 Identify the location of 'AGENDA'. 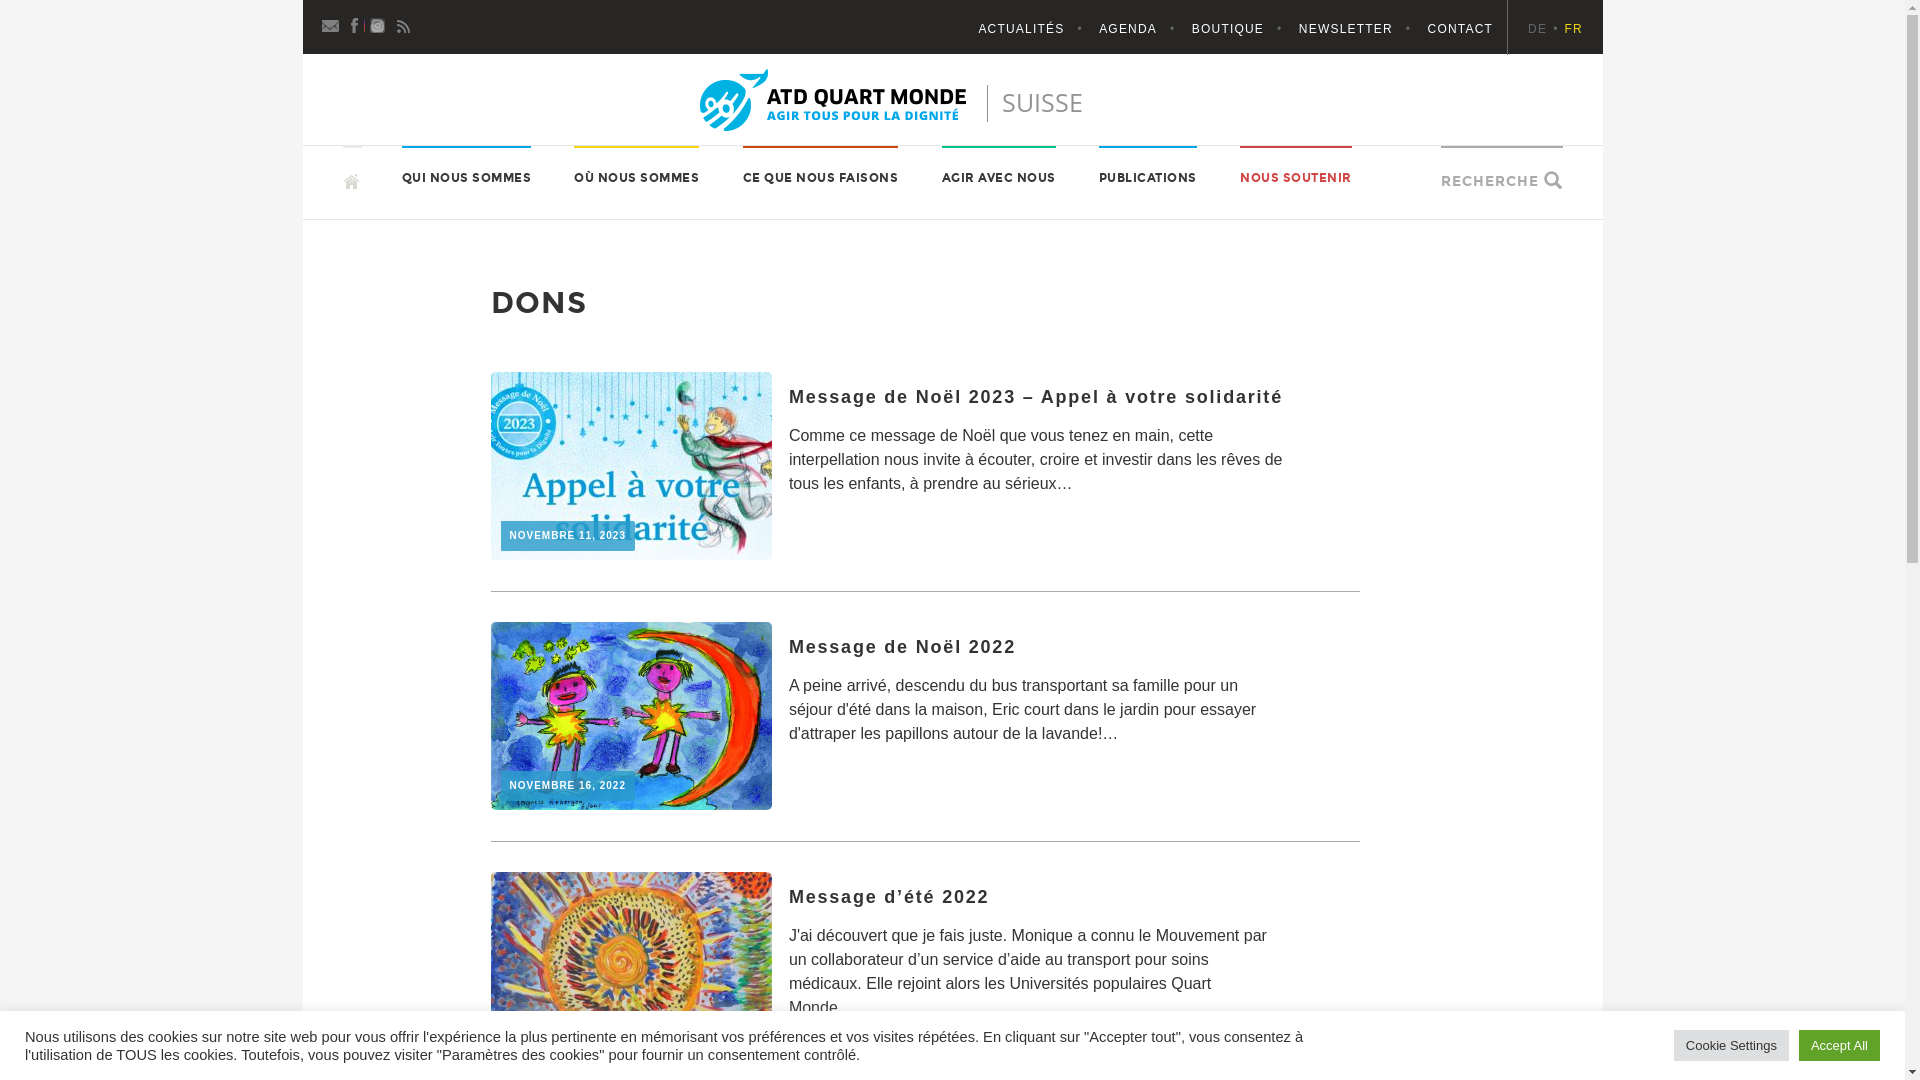
(1143, 29).